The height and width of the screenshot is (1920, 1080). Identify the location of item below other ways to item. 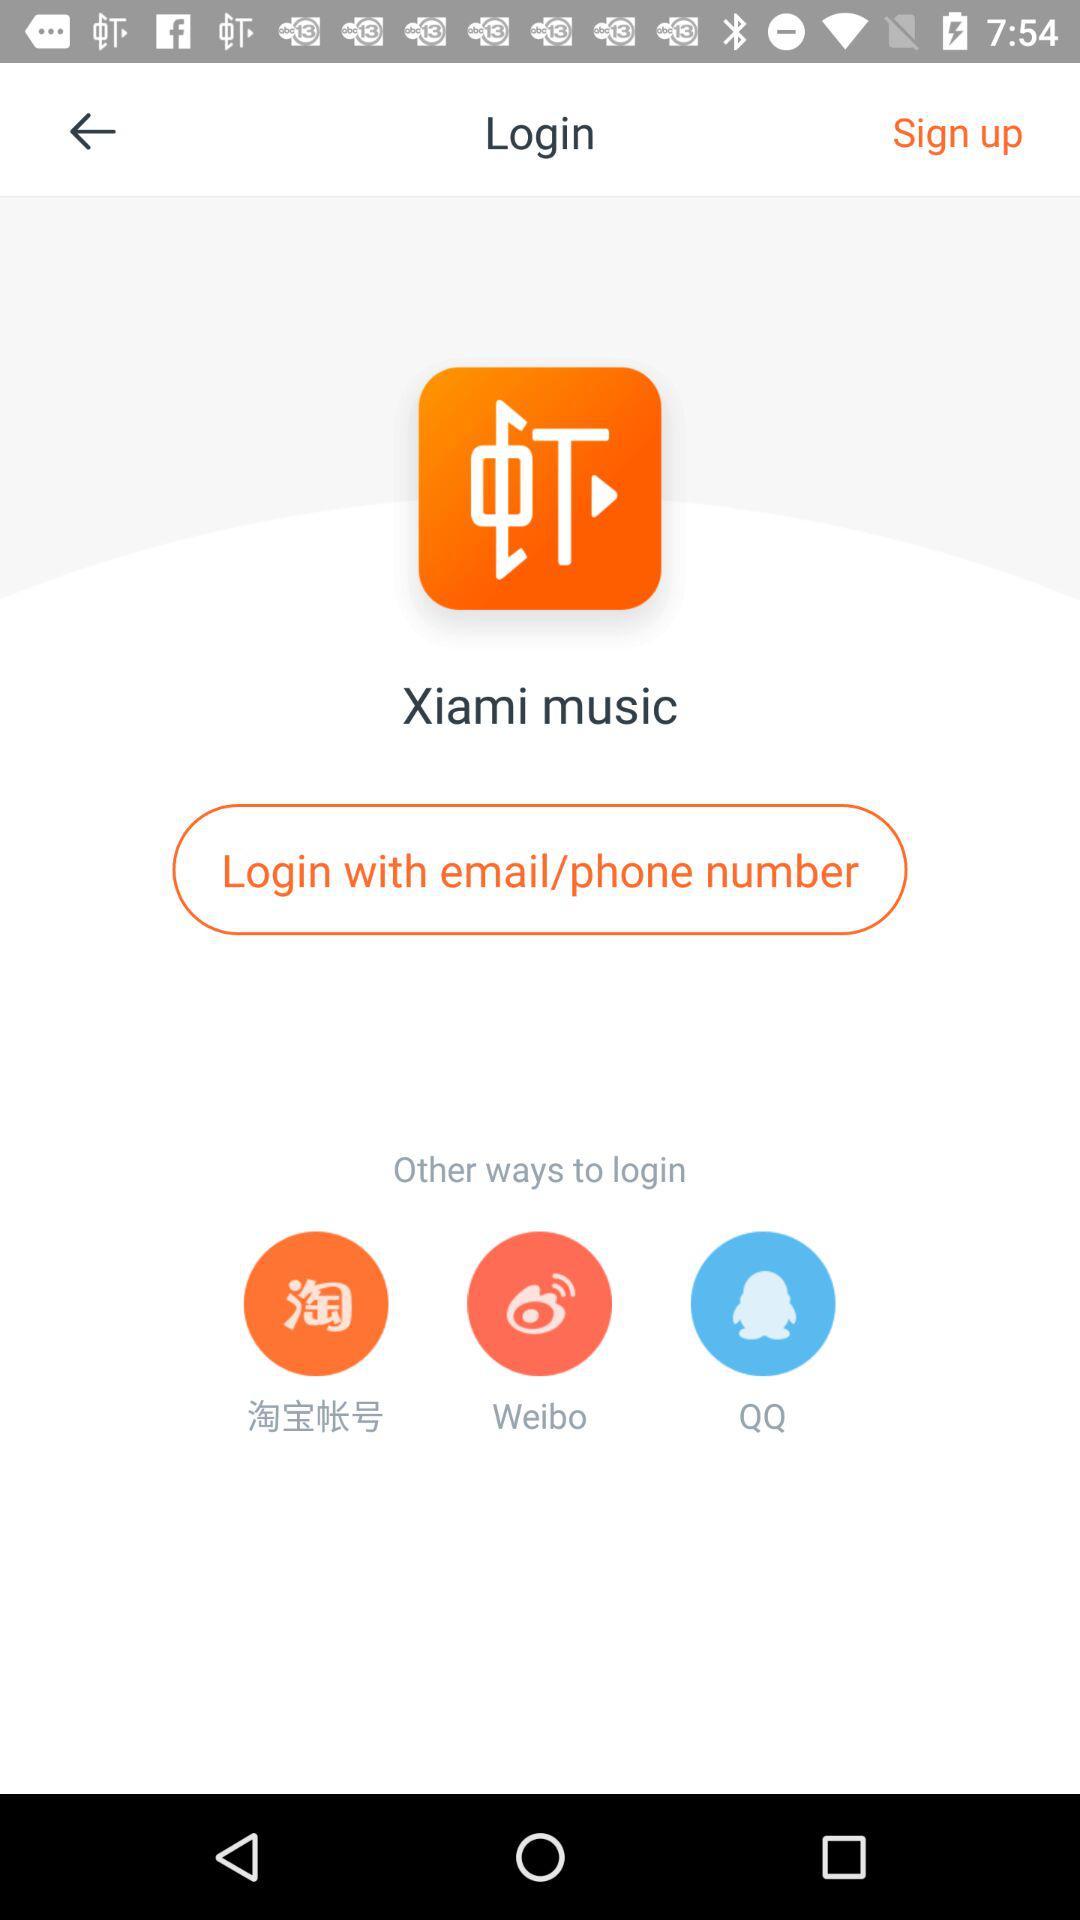
(538, 1334).